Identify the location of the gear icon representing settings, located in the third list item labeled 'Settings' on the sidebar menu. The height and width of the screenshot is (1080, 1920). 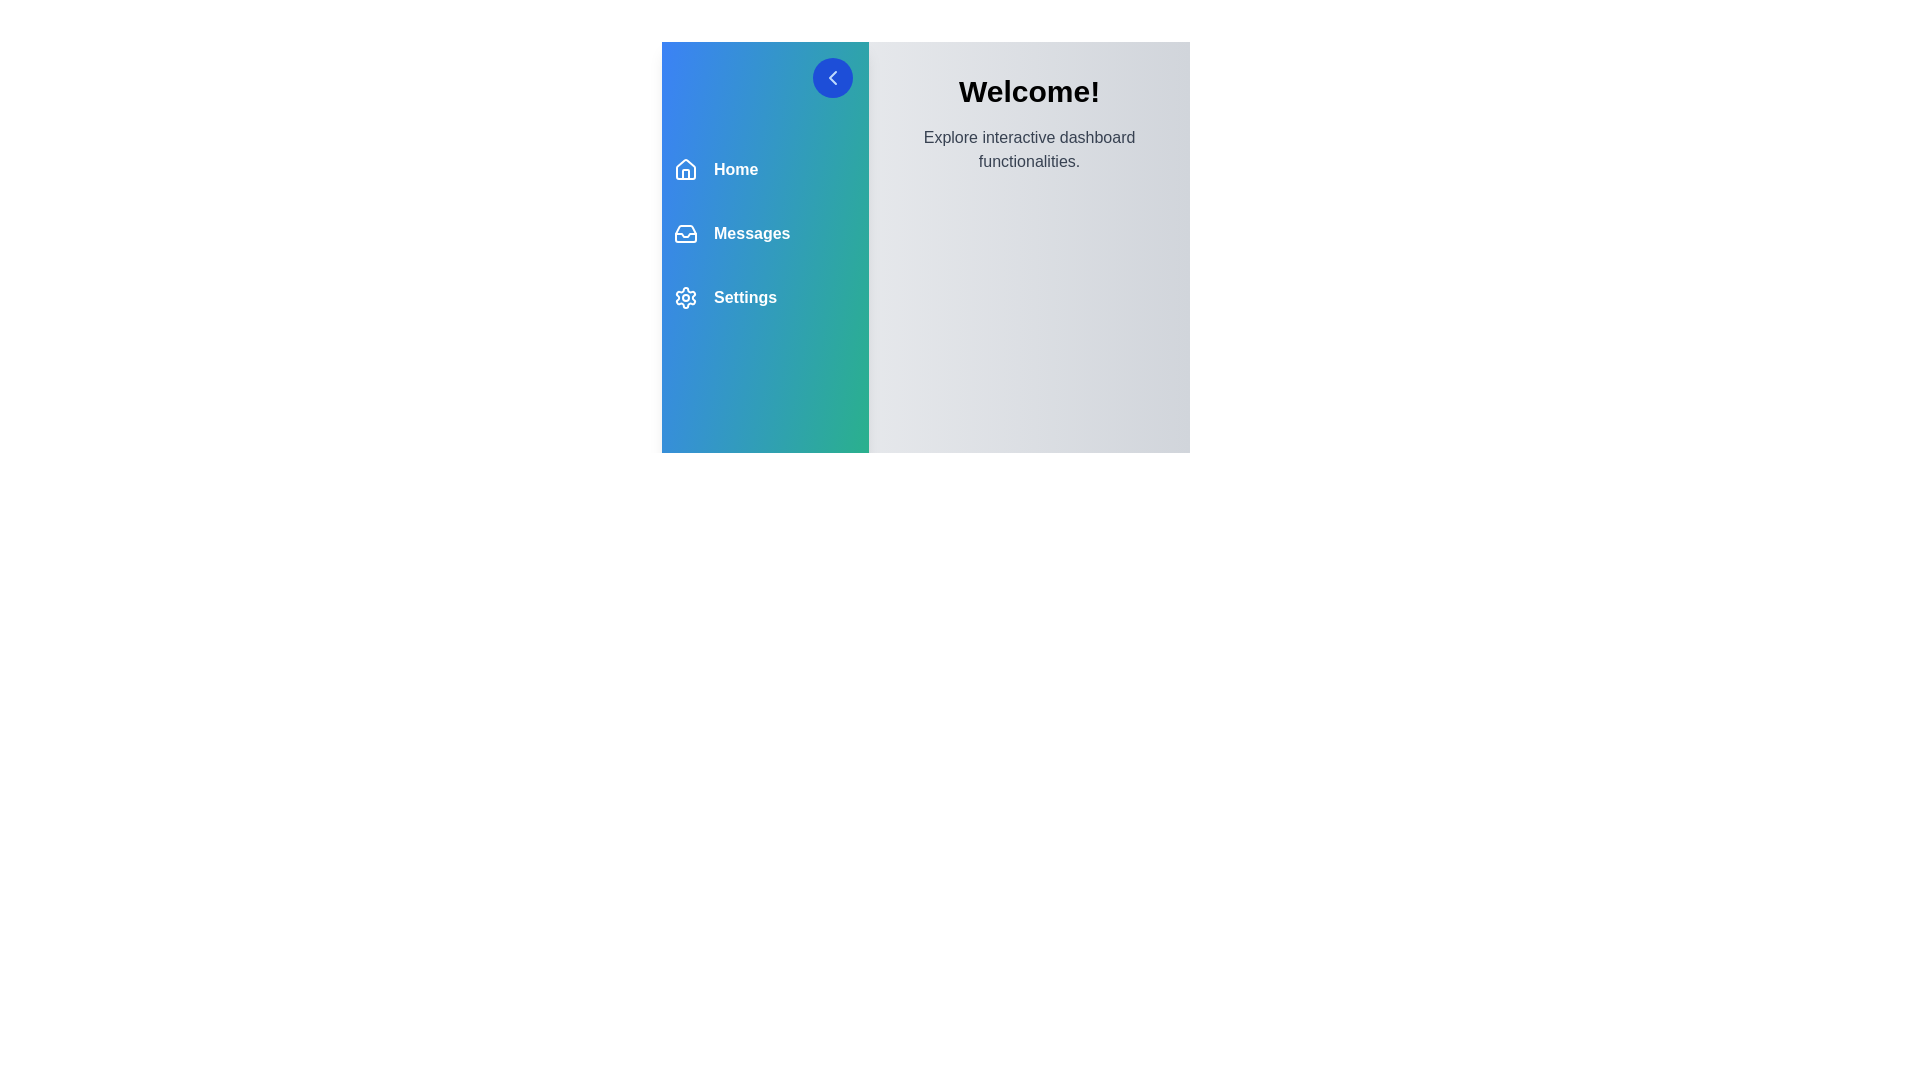
(686, 297).